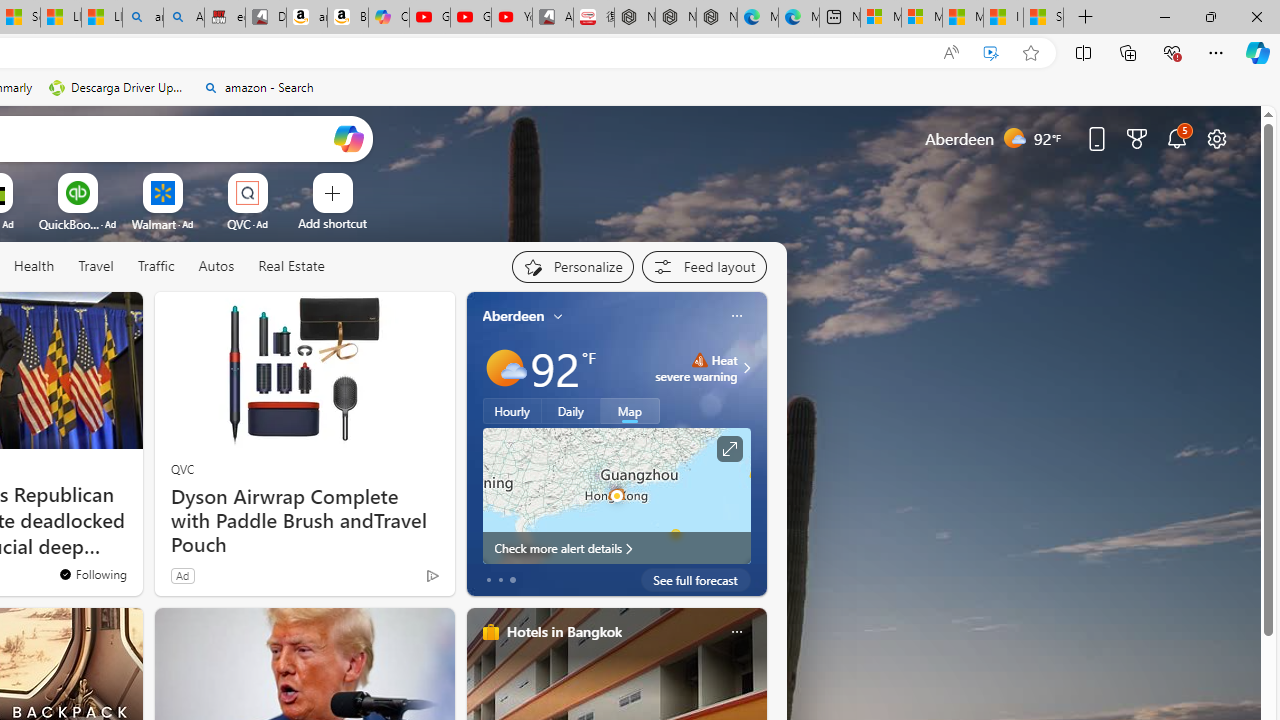 The height and width of the screenshot is (720, 1280). Describe the element at coordinates (488, 579) in the screenshot. I see `'tab-0'` at that location.